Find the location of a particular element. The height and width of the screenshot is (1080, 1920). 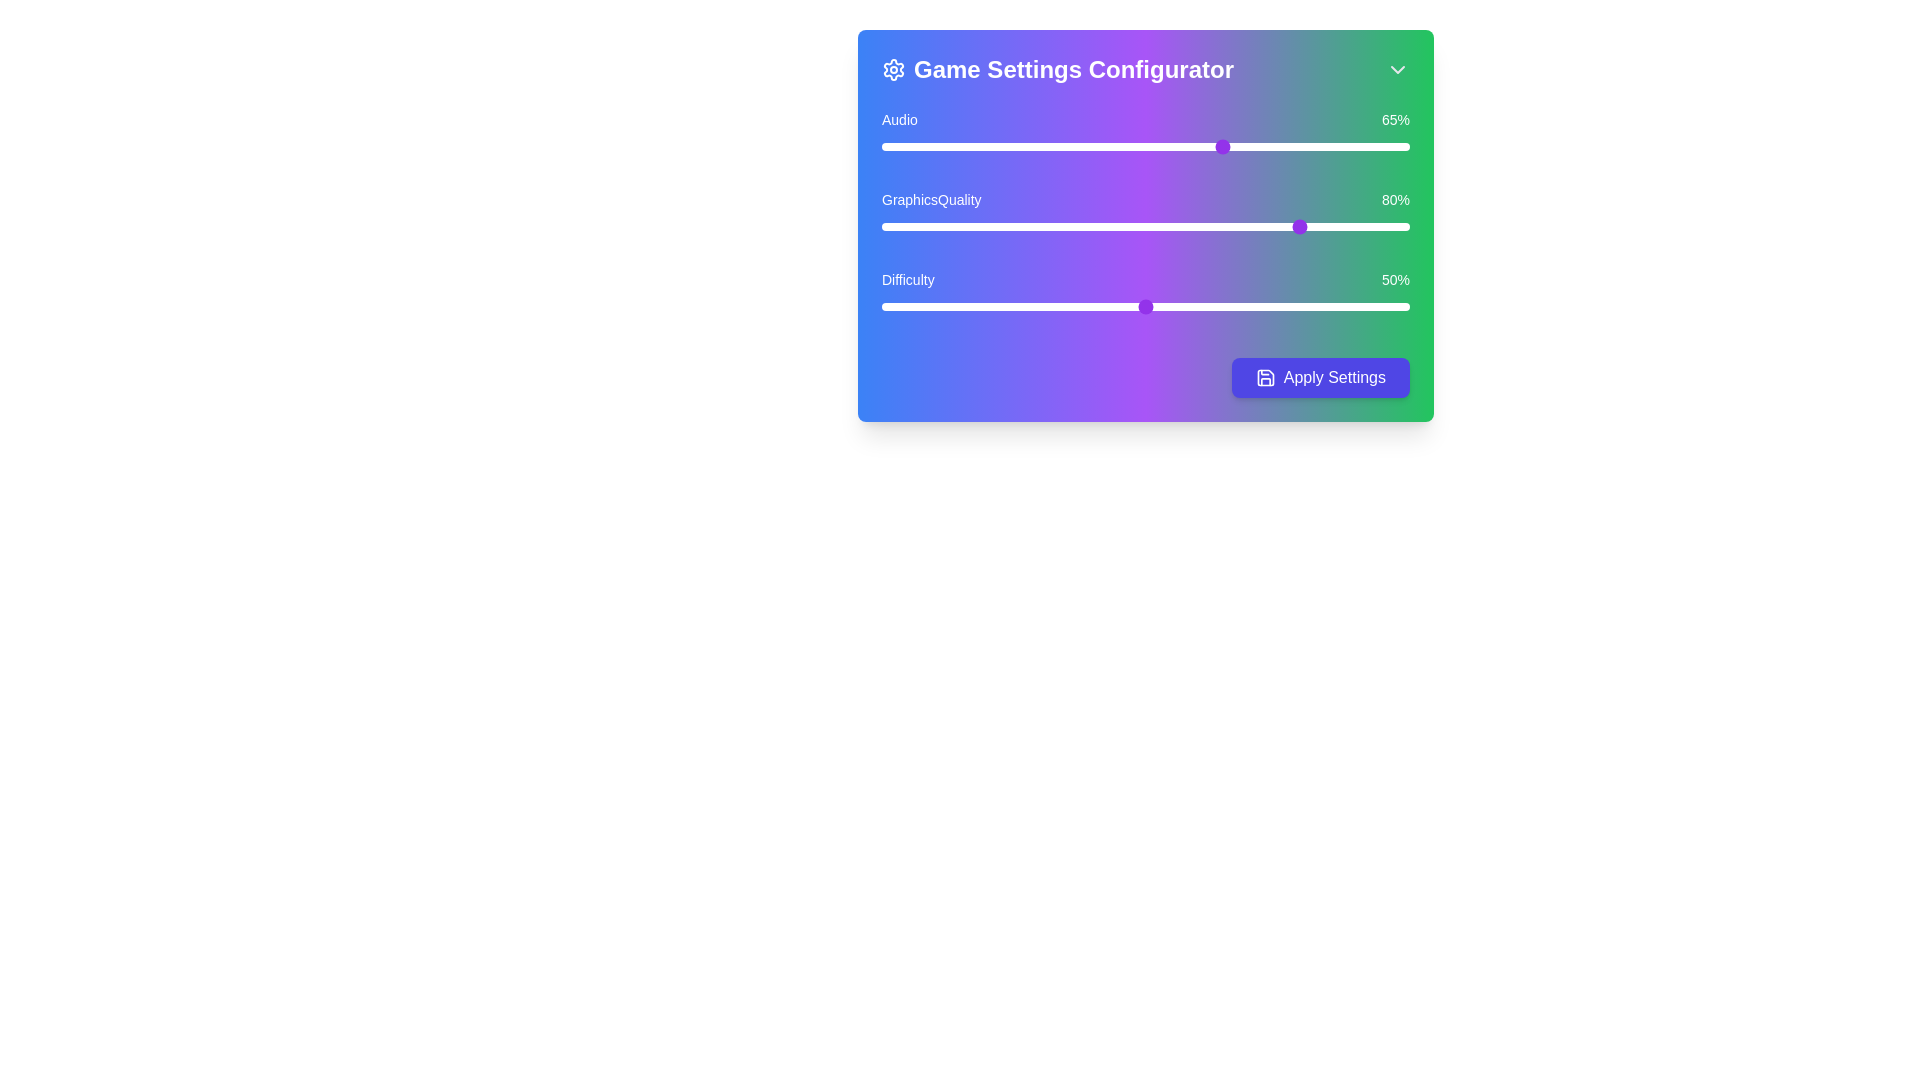

Graphics Quality is located at coordinates (1130, 226).